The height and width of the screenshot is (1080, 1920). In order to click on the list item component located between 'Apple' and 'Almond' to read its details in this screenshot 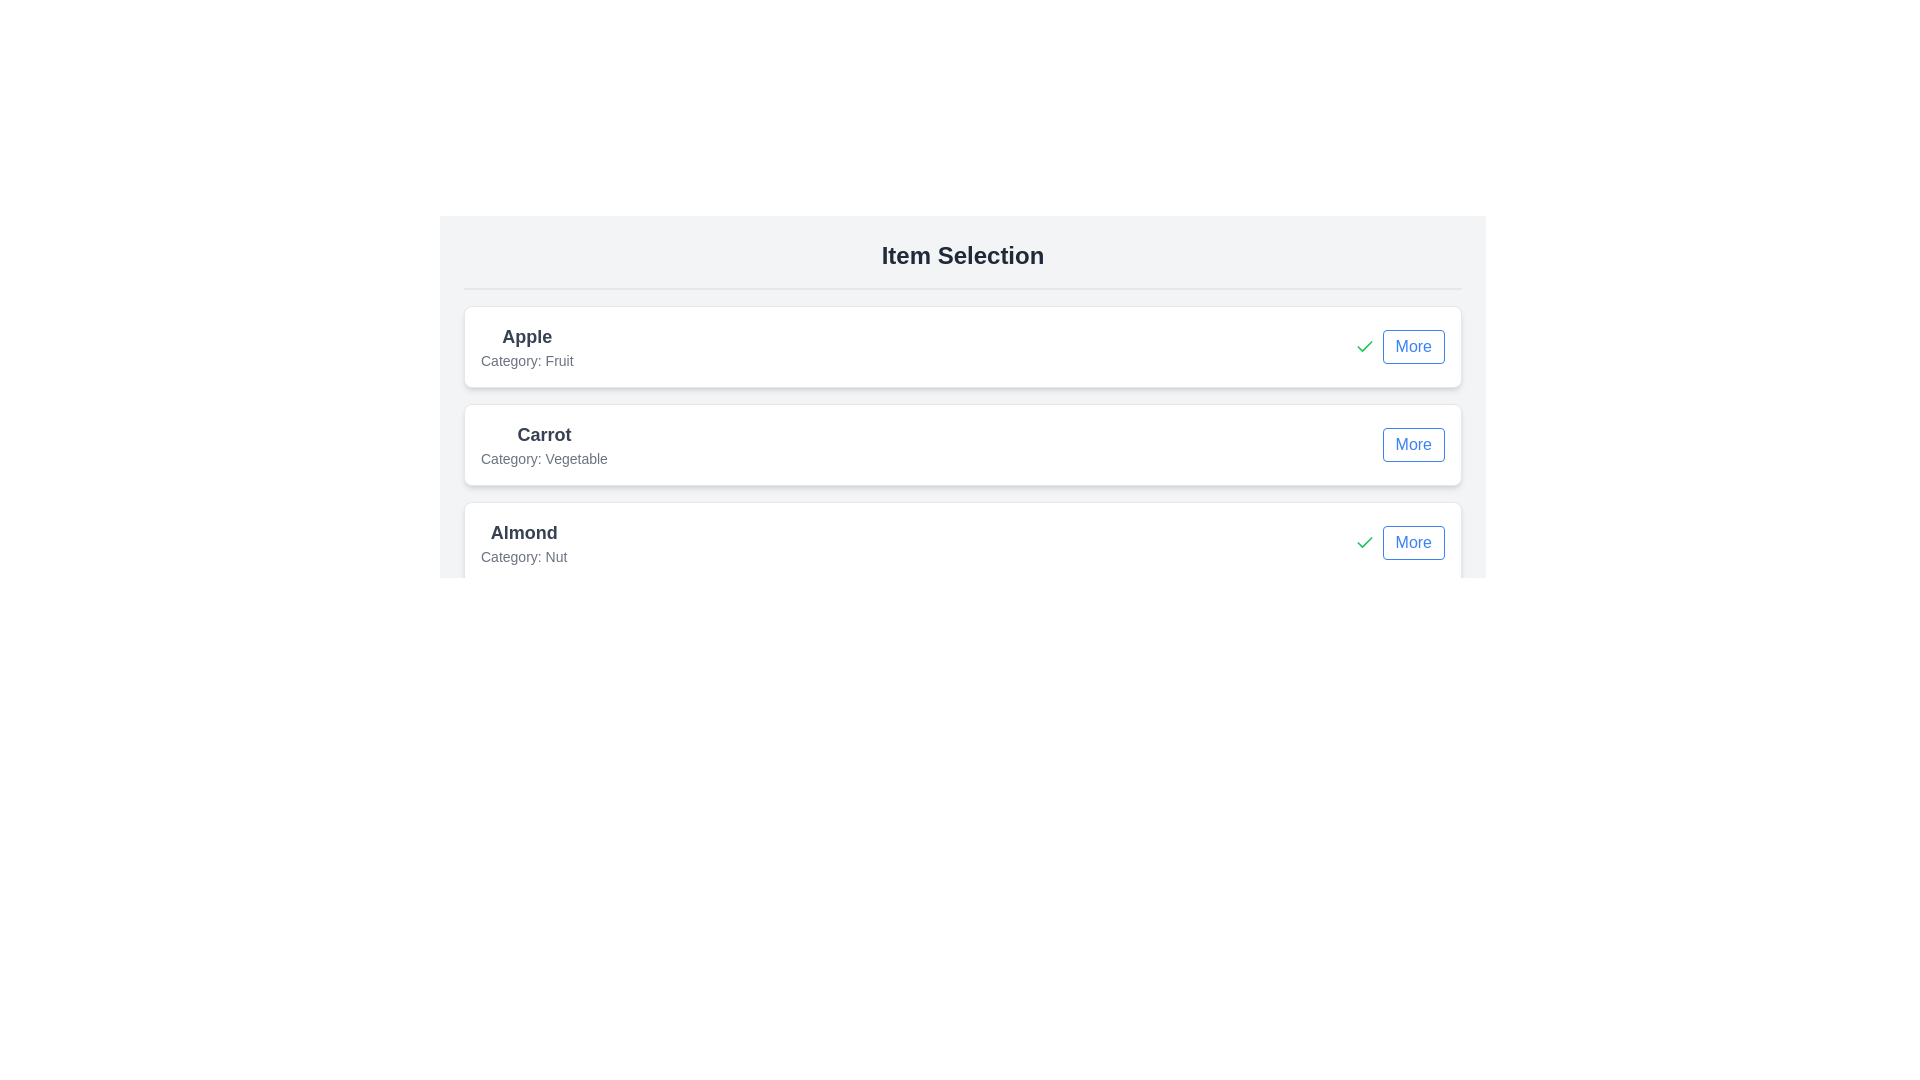, I will do `click(963, 443)`.